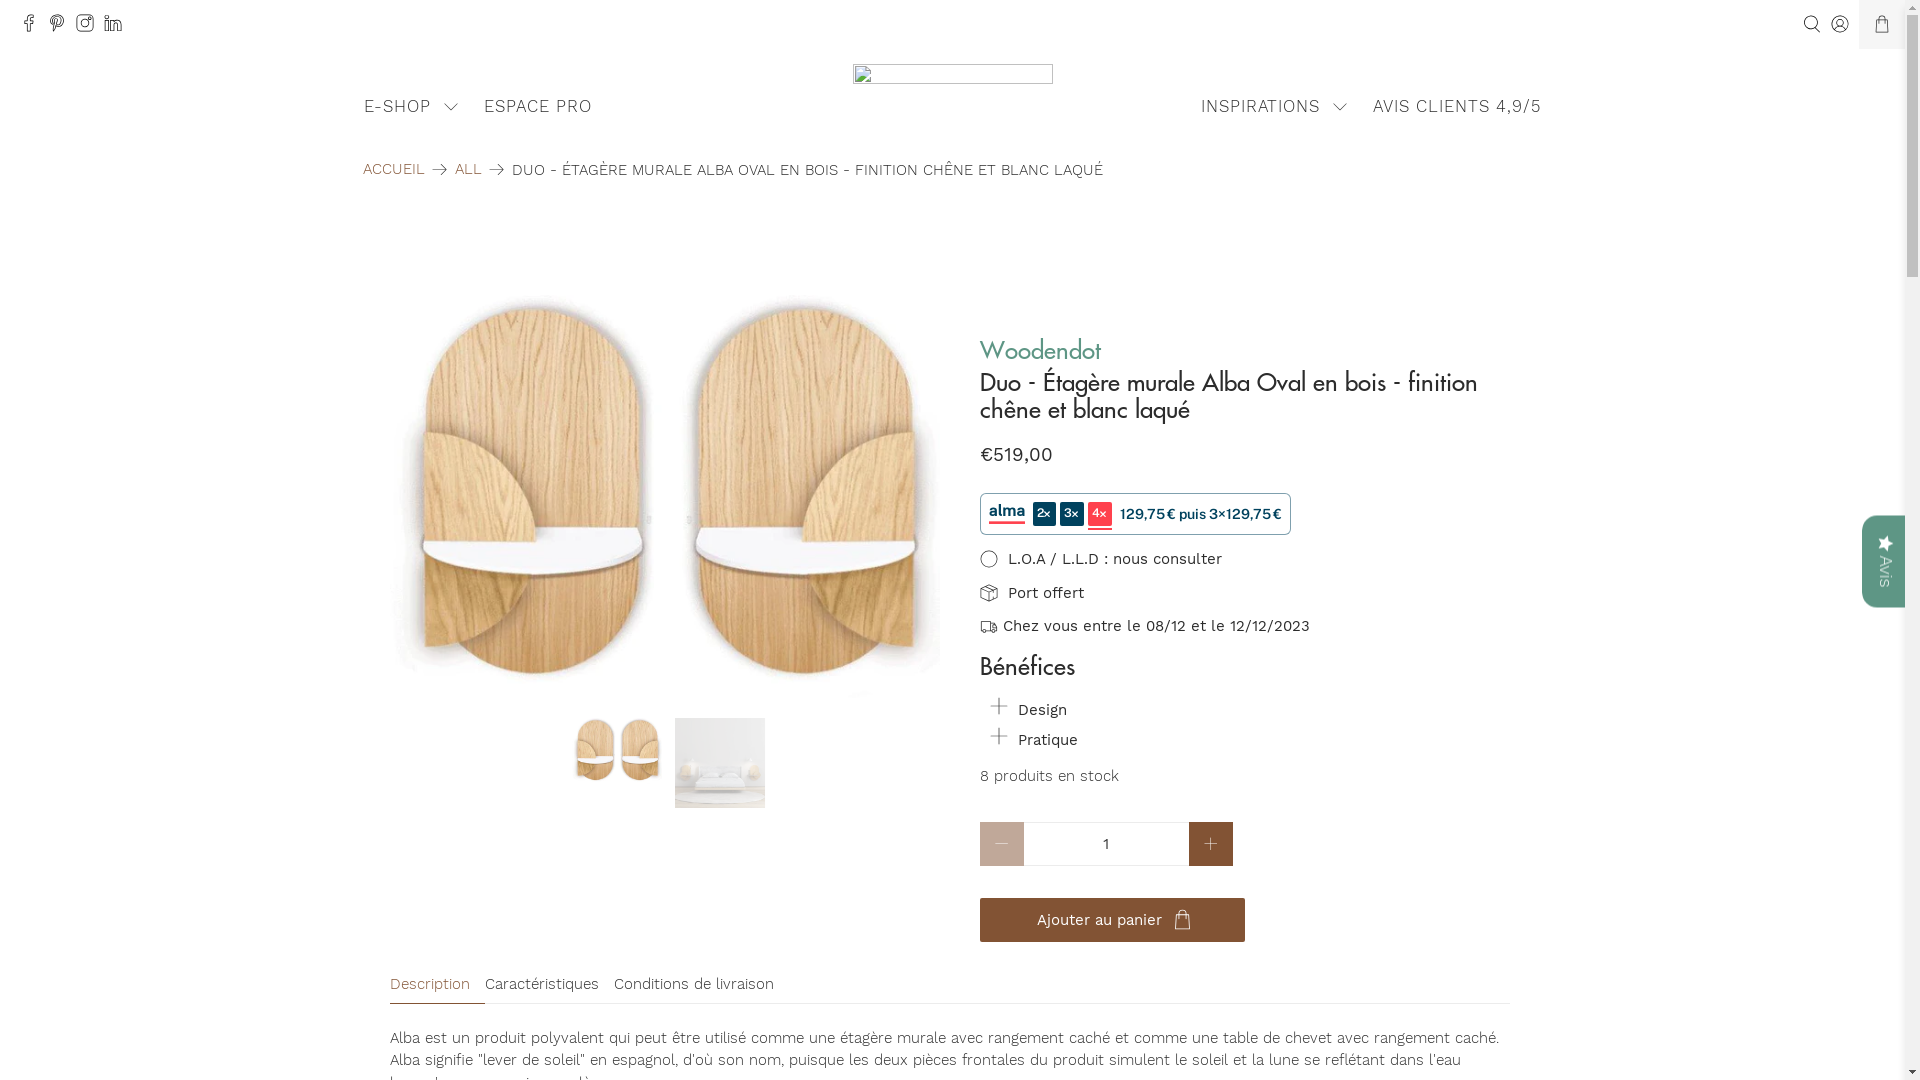  Describe the element at coordinates (466, 168) in the screenshot. I see `'ALL'` at that location.